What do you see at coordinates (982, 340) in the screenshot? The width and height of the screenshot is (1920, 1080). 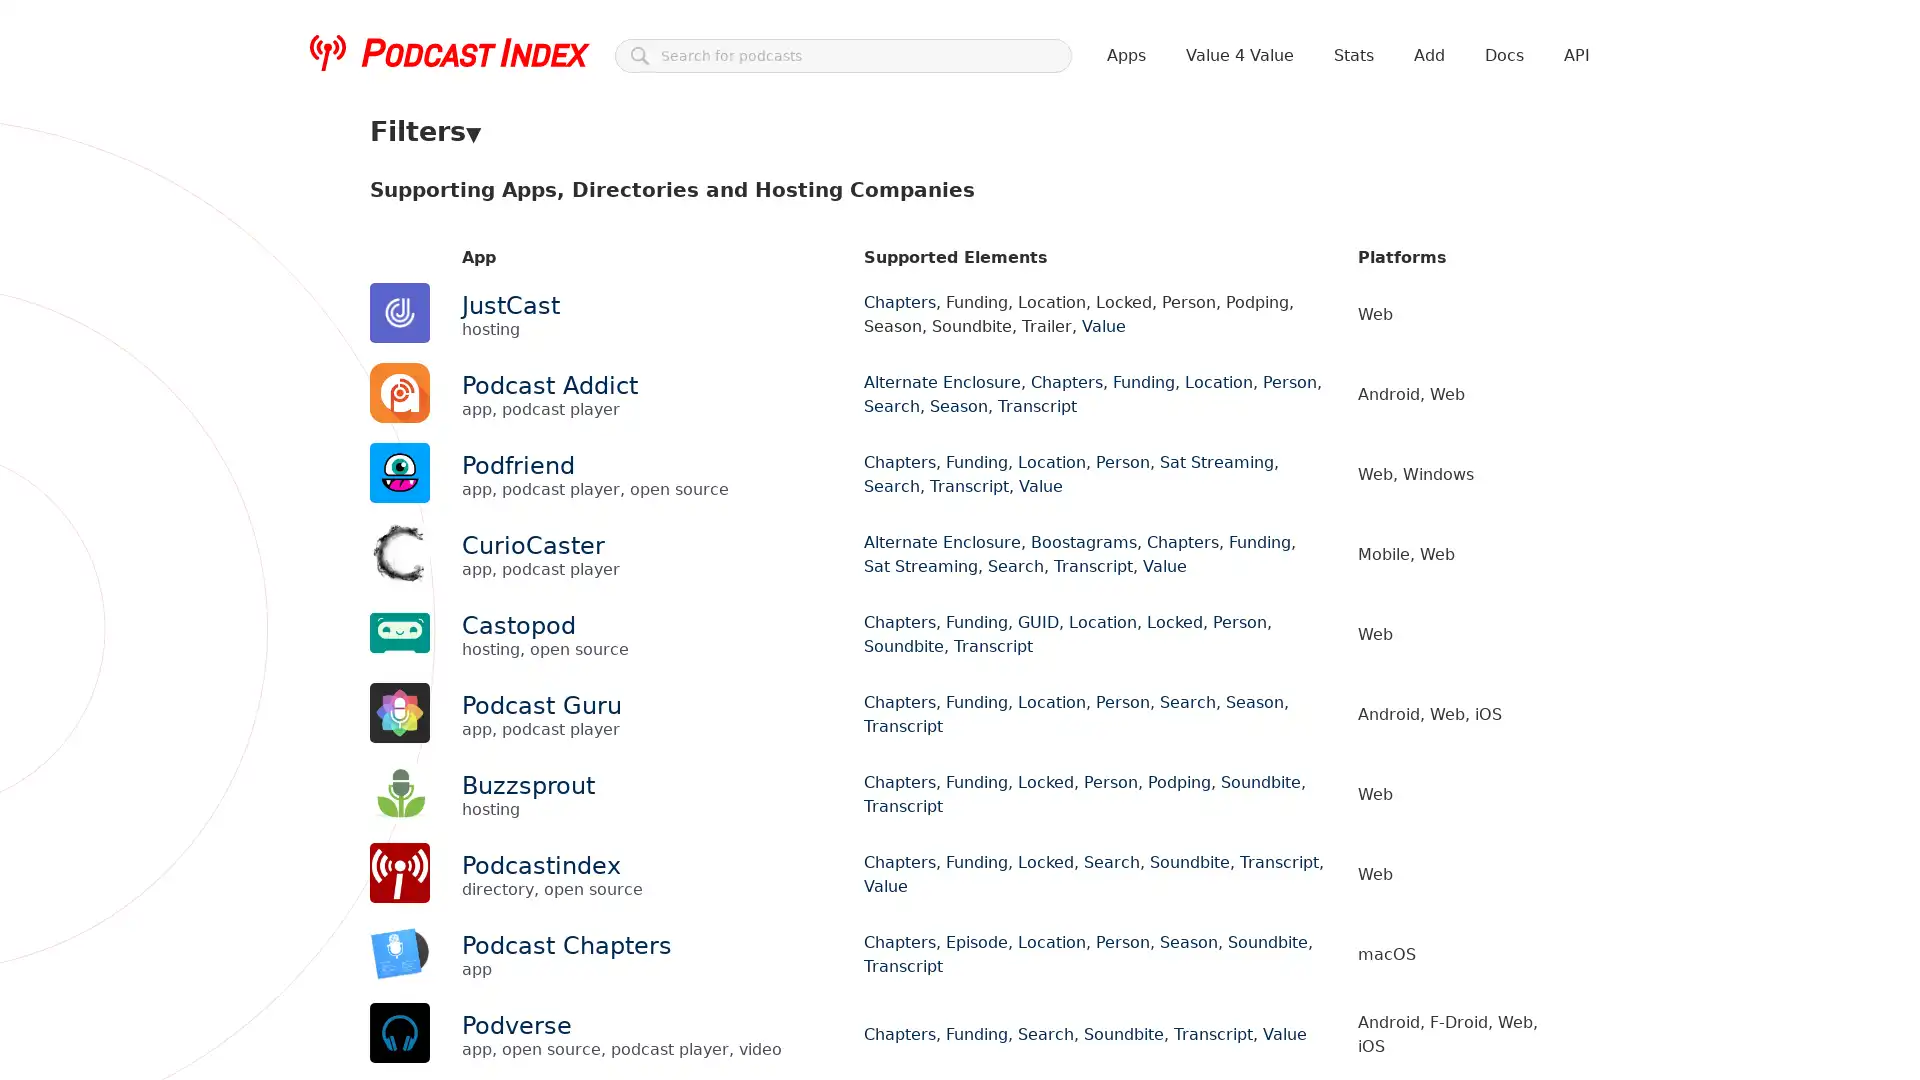 I see `Value` at bounding box center [982, 340].